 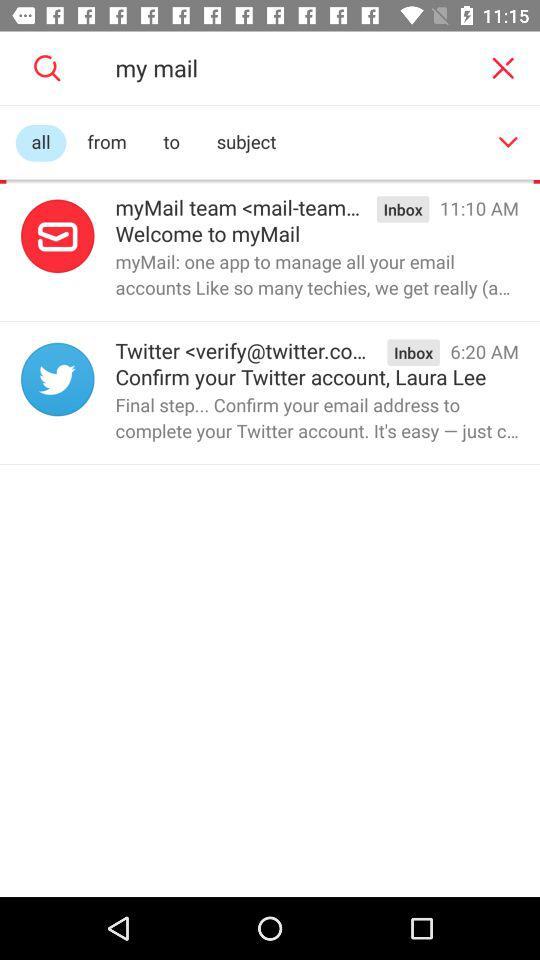 What do you see at coordinates (107, 142) in the screenshot?
I see `item to the left of the to item` at bounding box center [107, 142].